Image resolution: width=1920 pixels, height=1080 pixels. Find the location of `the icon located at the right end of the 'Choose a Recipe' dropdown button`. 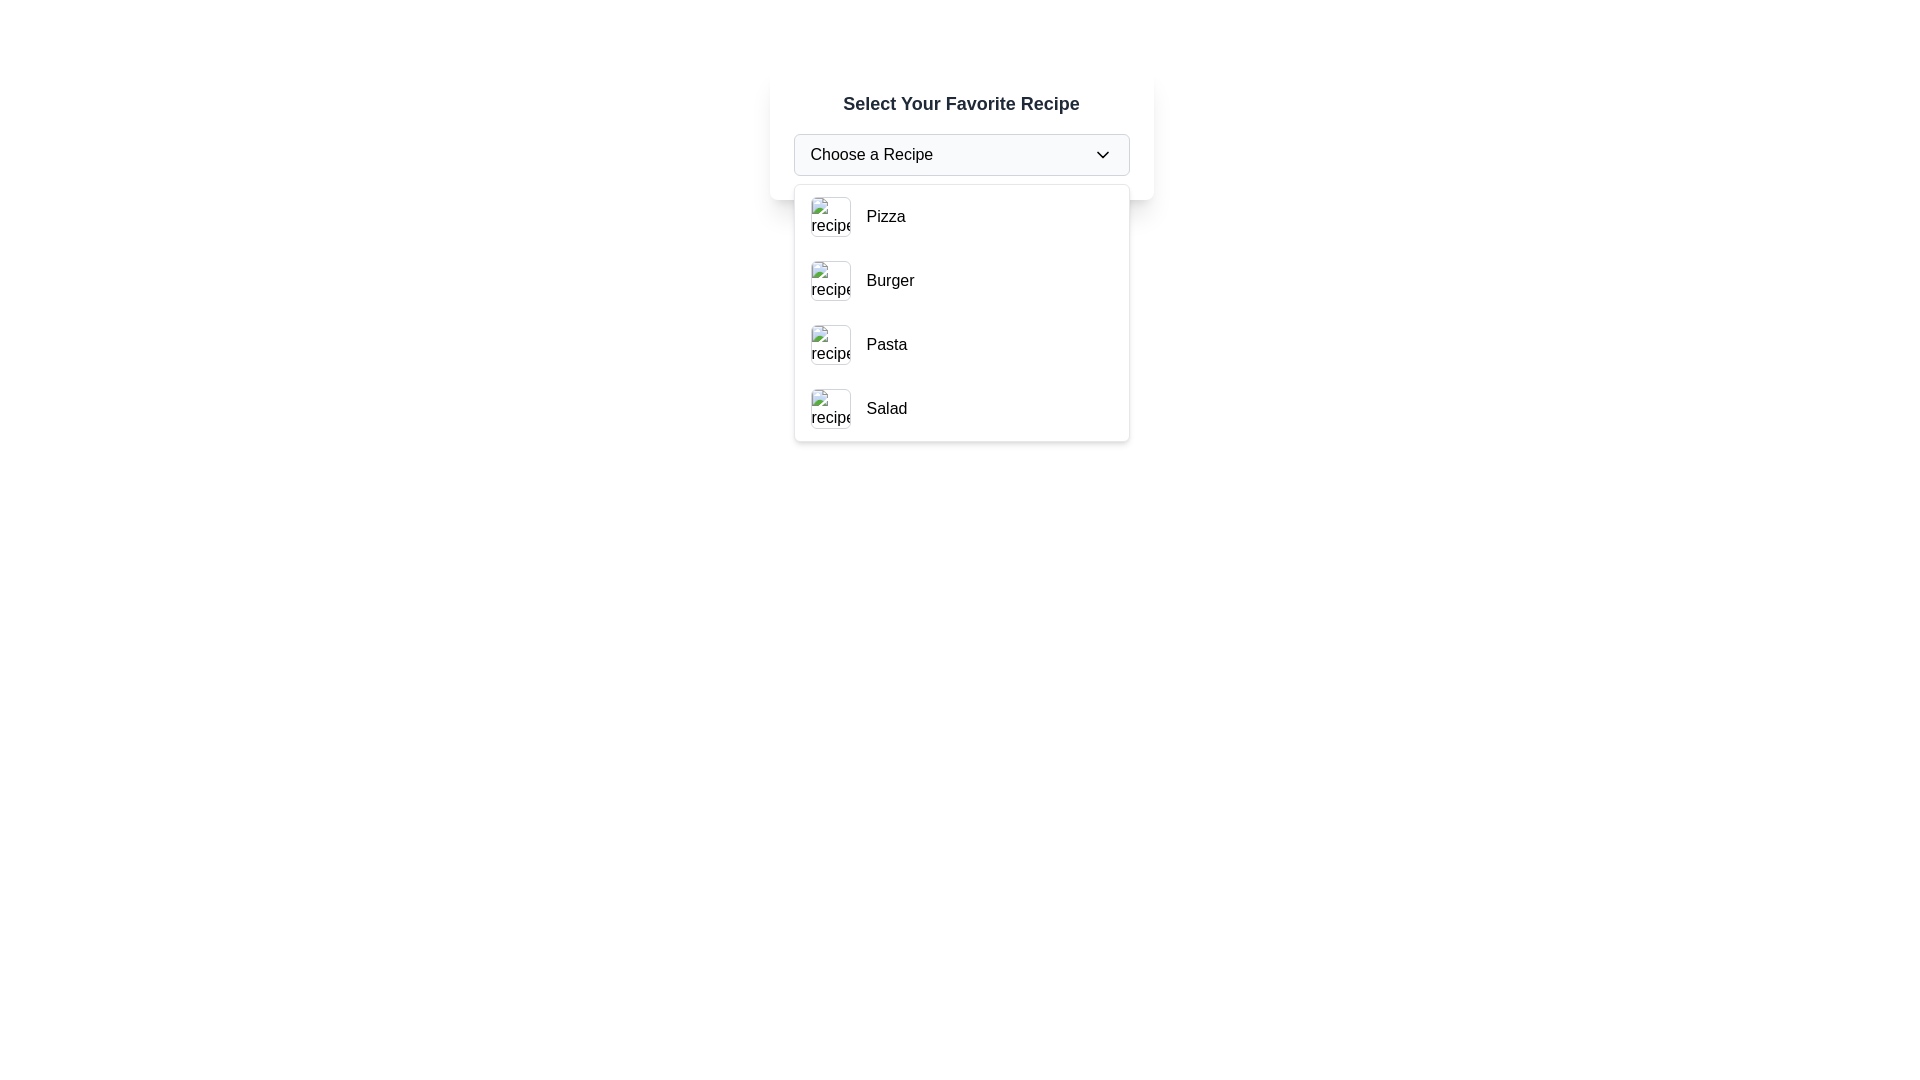

the icon located at the right end of the 'Choose a Recipe' dropdown button is located at coordinates (1101, 153).